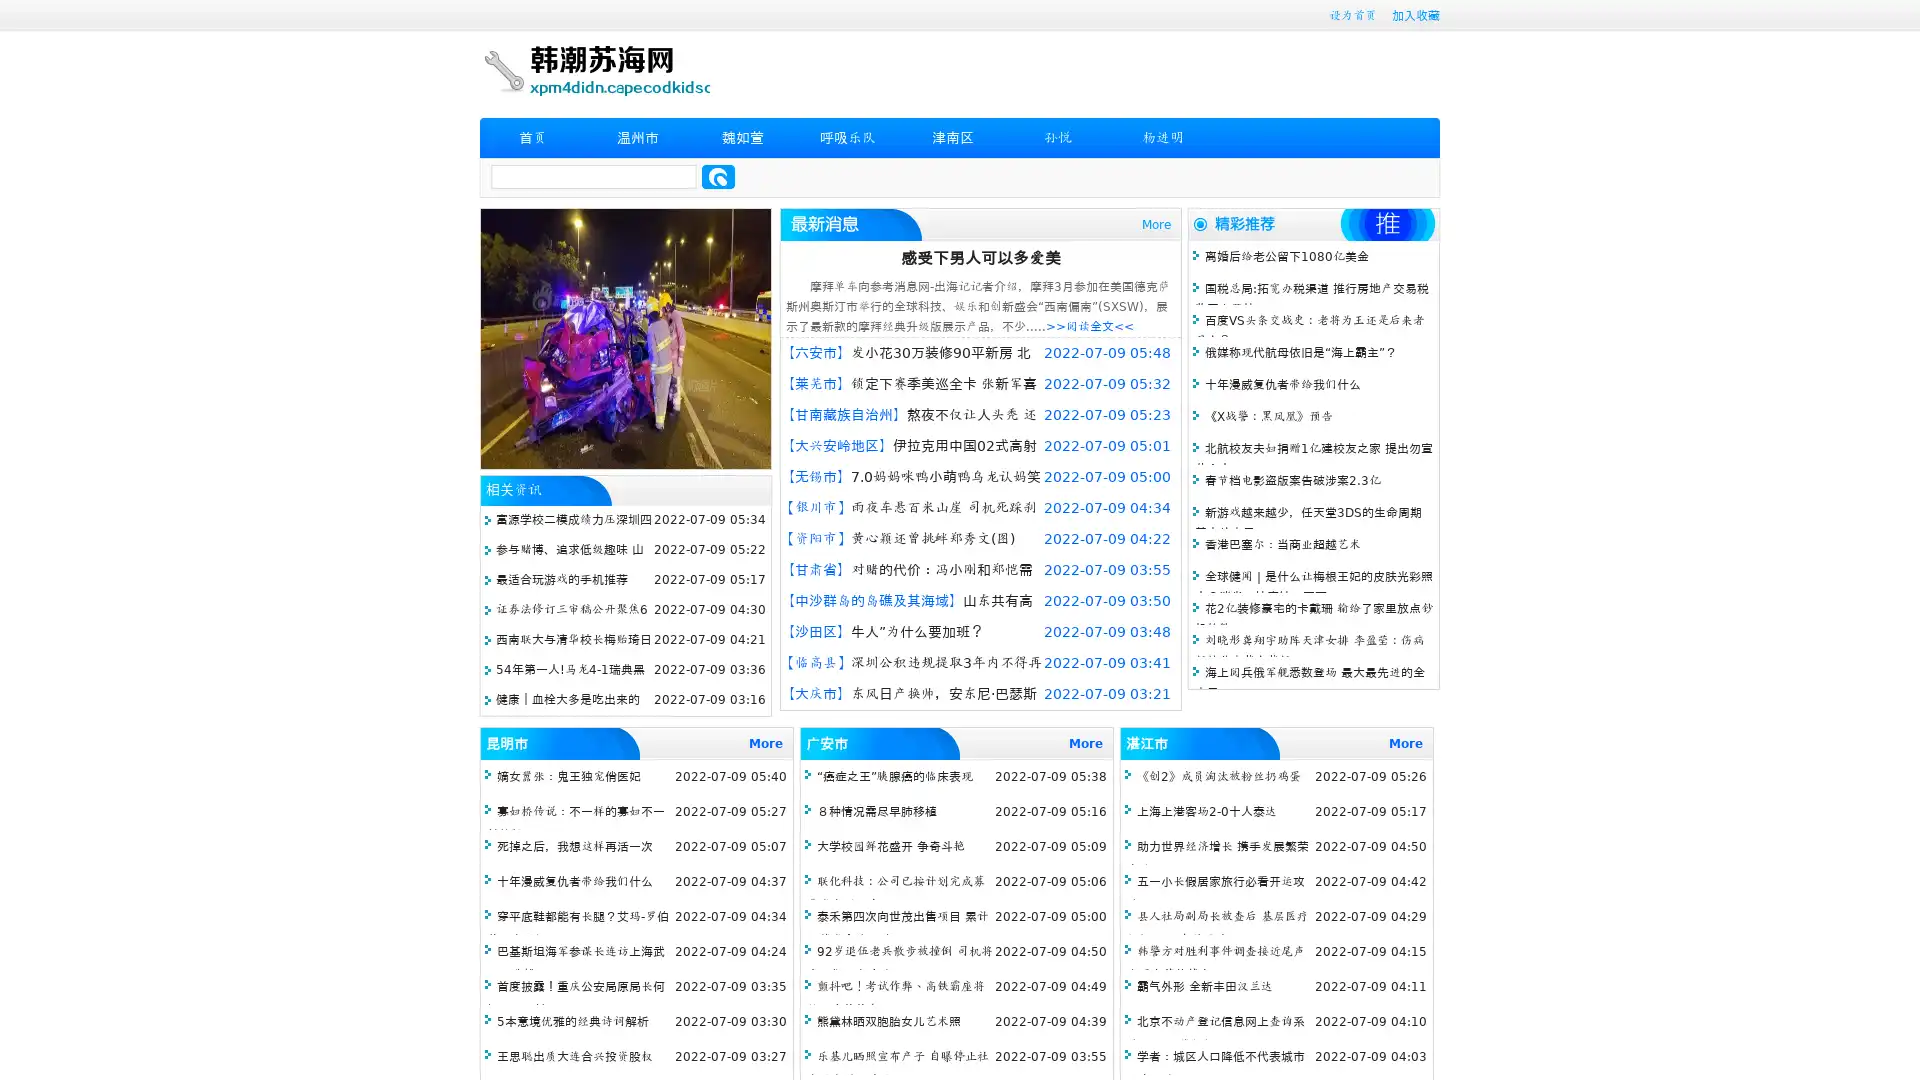 This screenshot has height=1080, width=1920. Describe the element at coordinates (718, 176) in the screenshot. I see `Search` at that location.